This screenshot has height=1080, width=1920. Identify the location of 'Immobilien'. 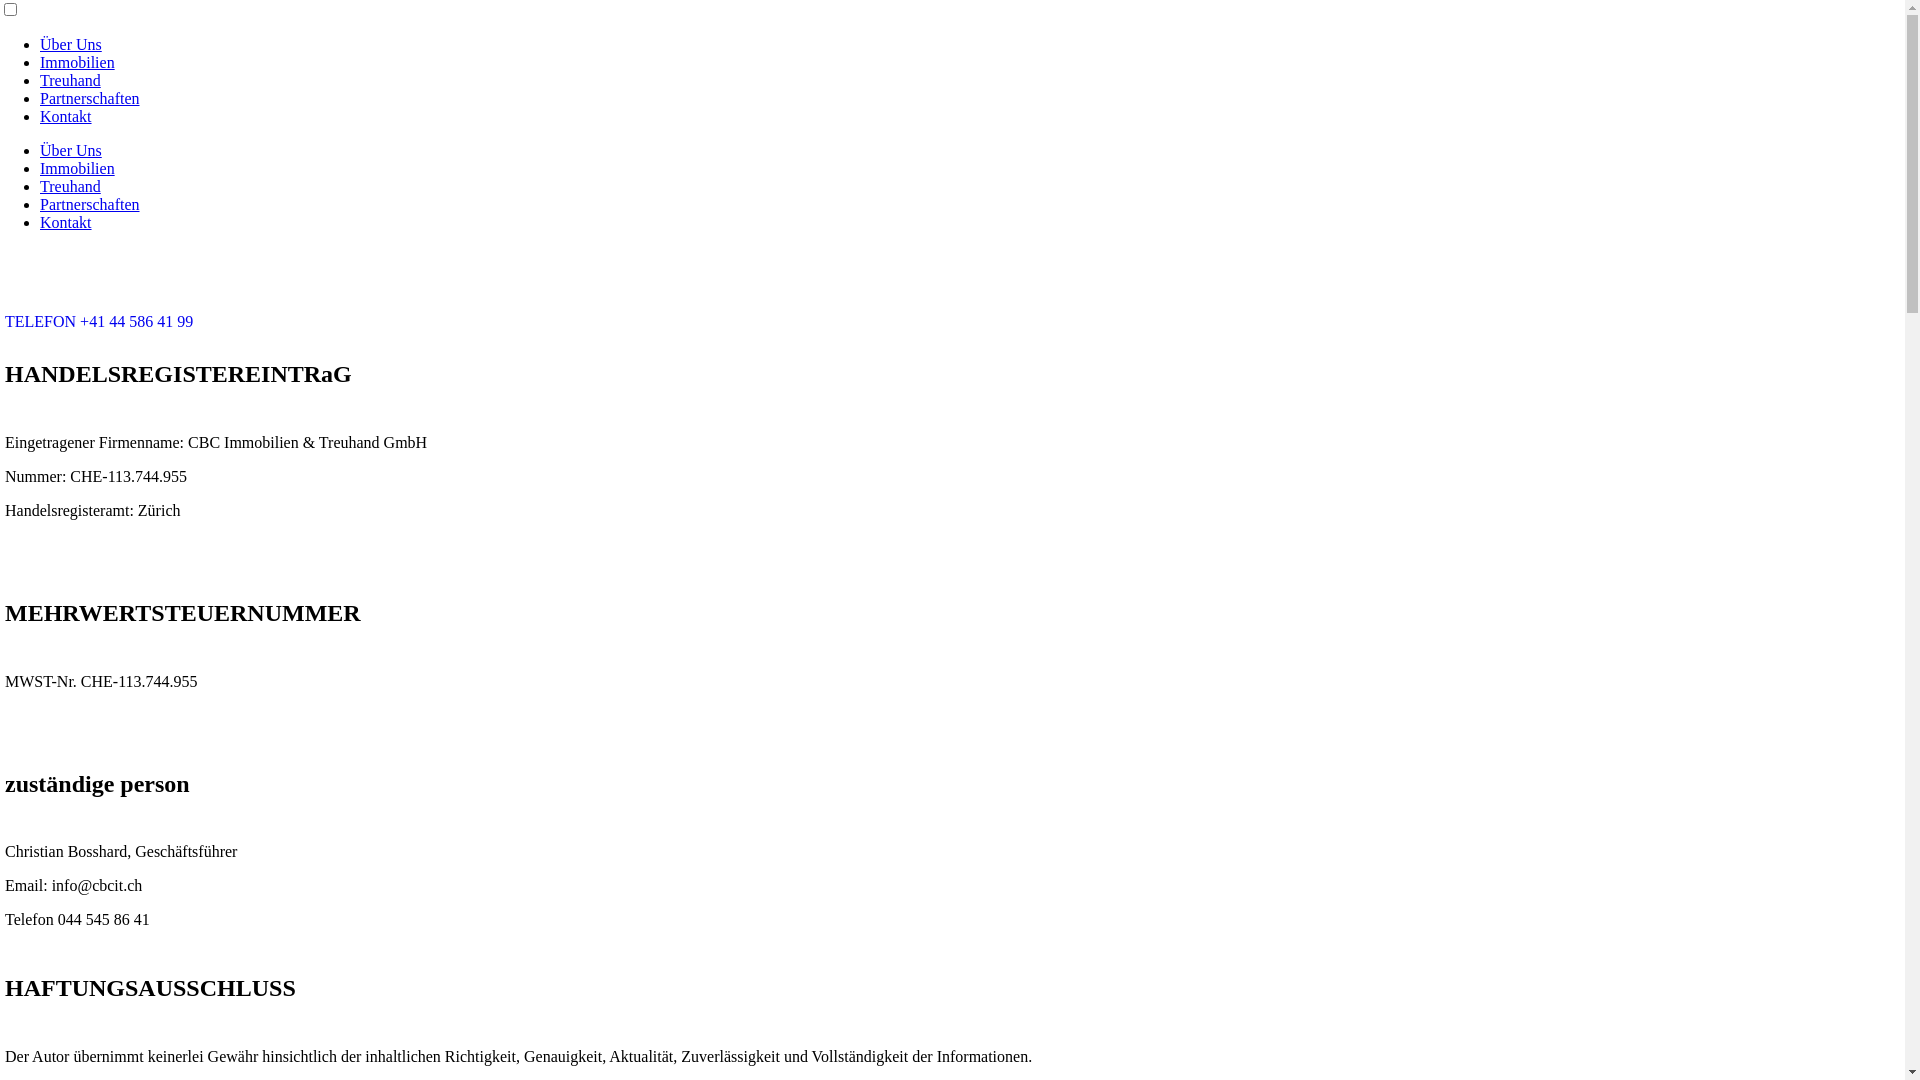
(77, 61).